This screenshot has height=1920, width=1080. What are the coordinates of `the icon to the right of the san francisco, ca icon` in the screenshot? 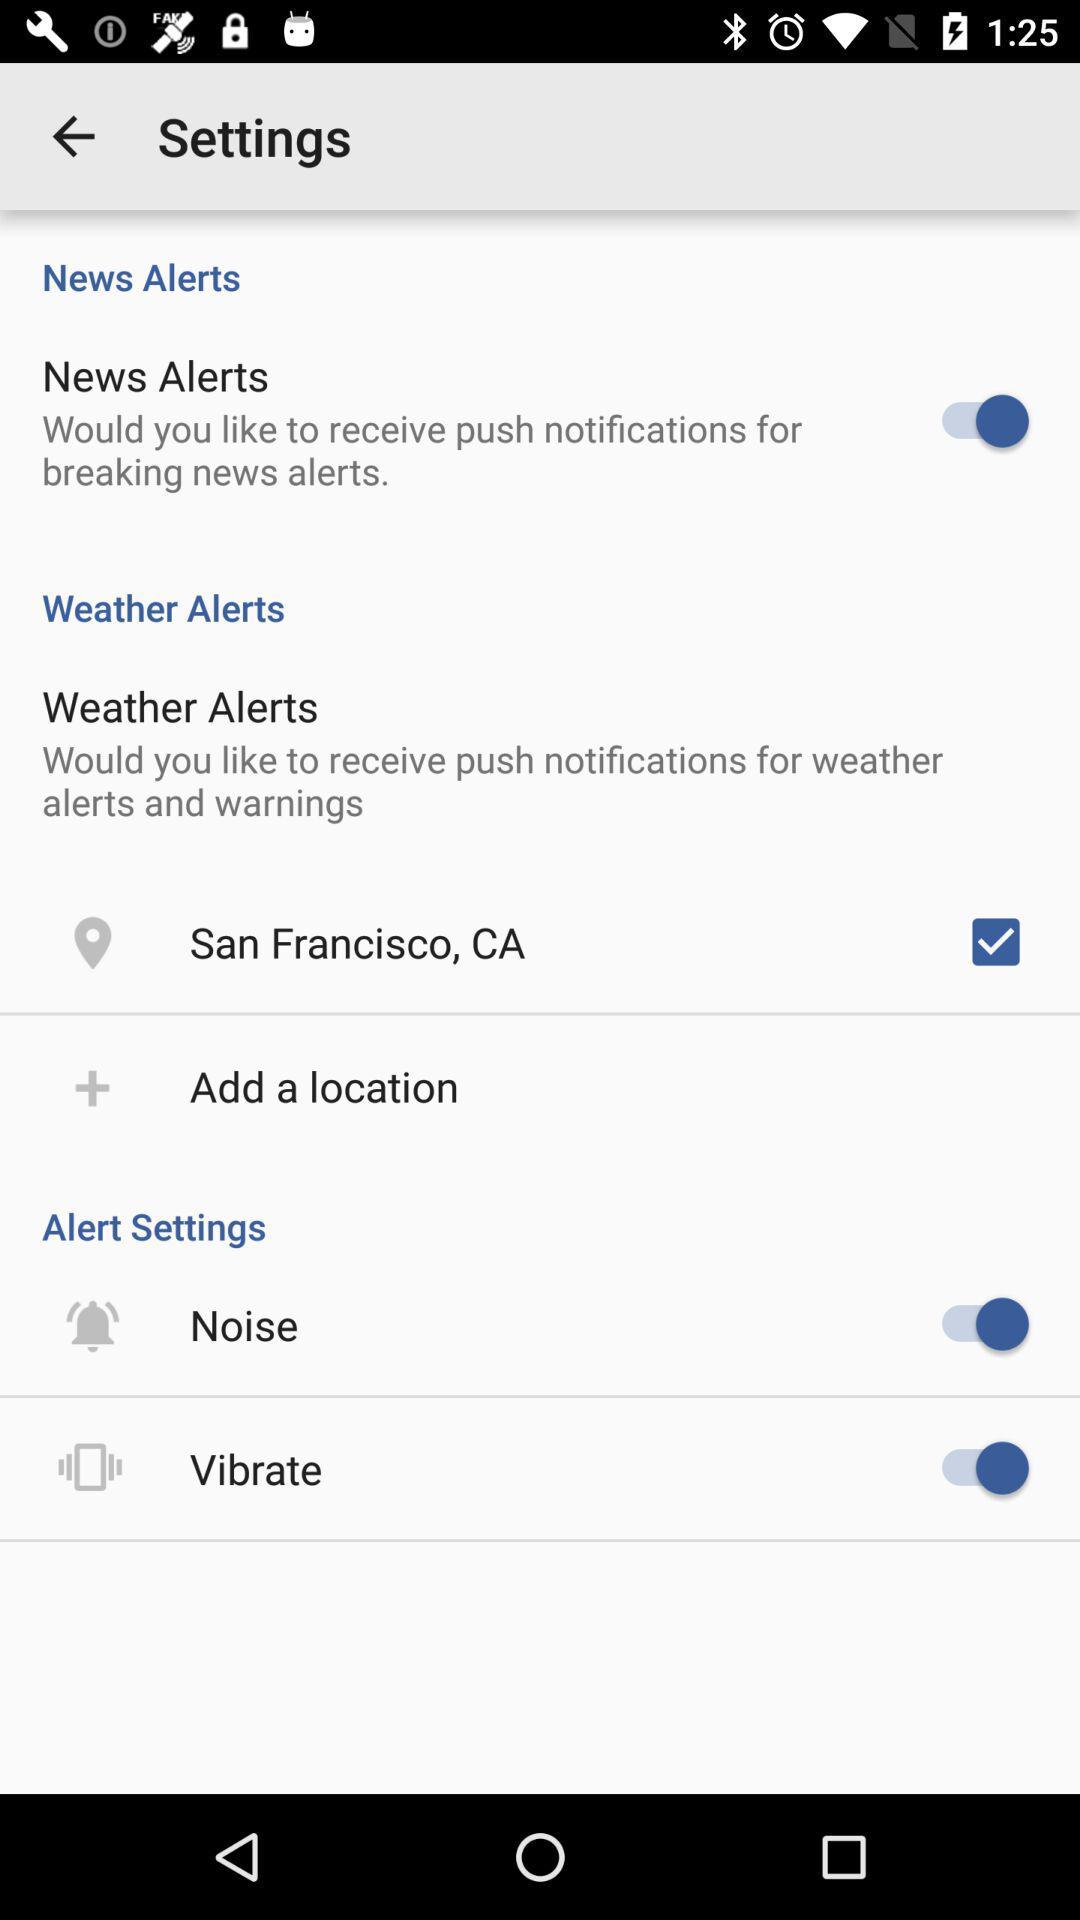 It's located at (995, 940).